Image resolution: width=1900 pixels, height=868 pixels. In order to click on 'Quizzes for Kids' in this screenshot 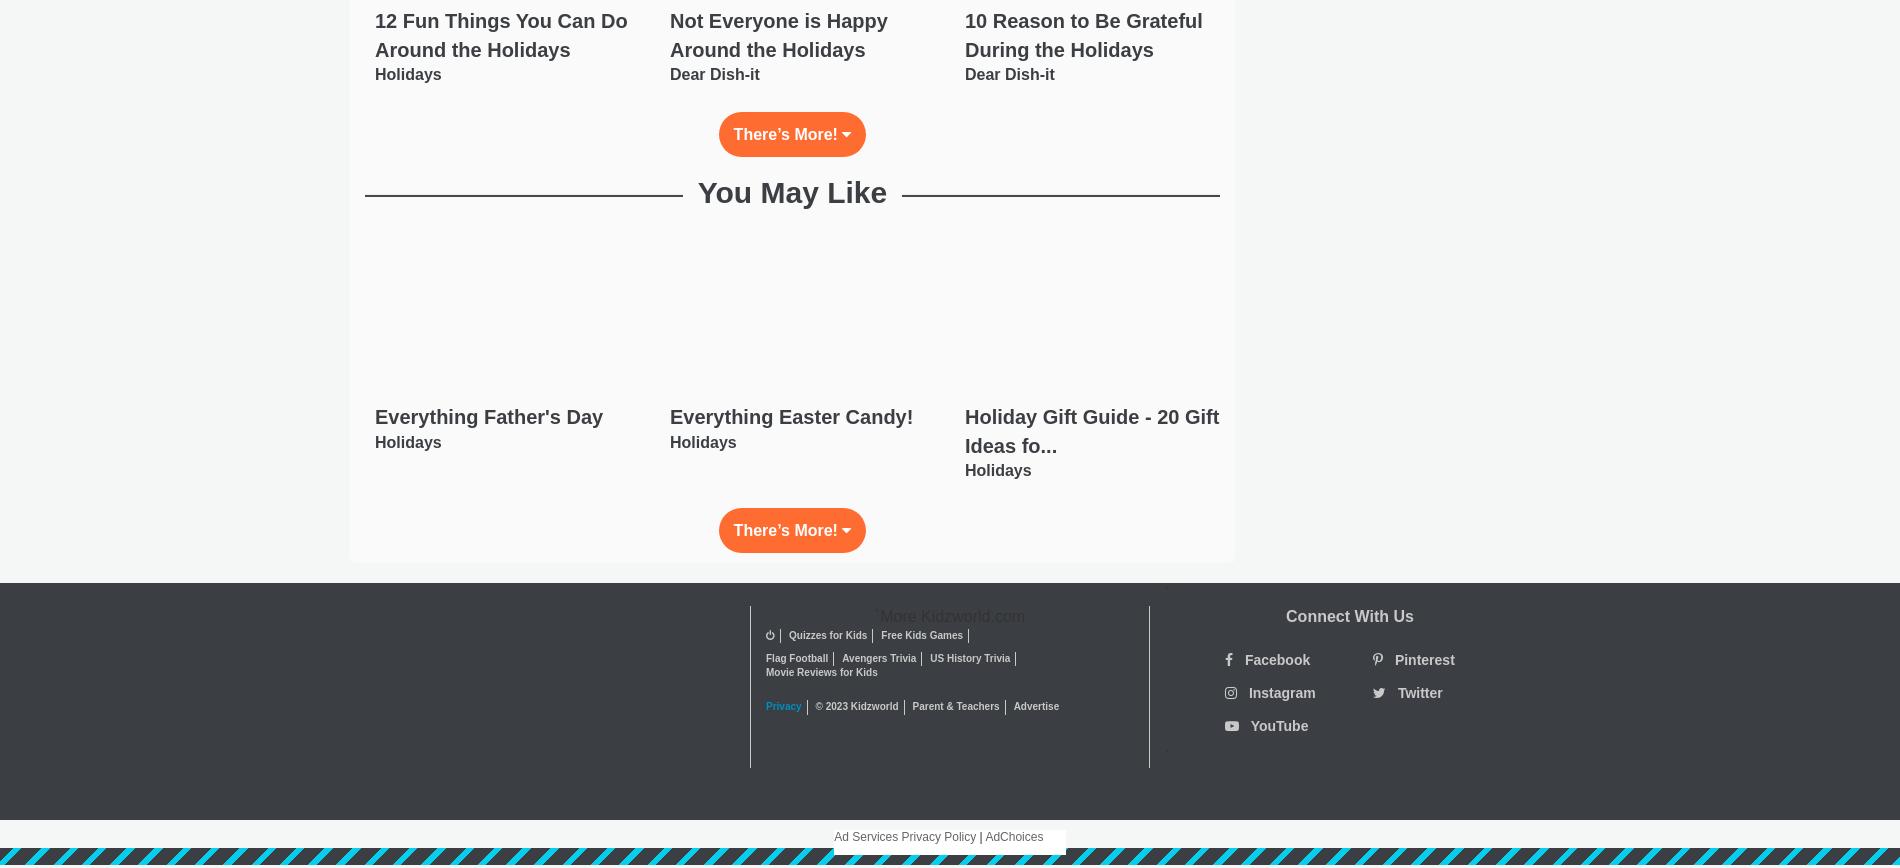, I will do `click(827, 635)`.